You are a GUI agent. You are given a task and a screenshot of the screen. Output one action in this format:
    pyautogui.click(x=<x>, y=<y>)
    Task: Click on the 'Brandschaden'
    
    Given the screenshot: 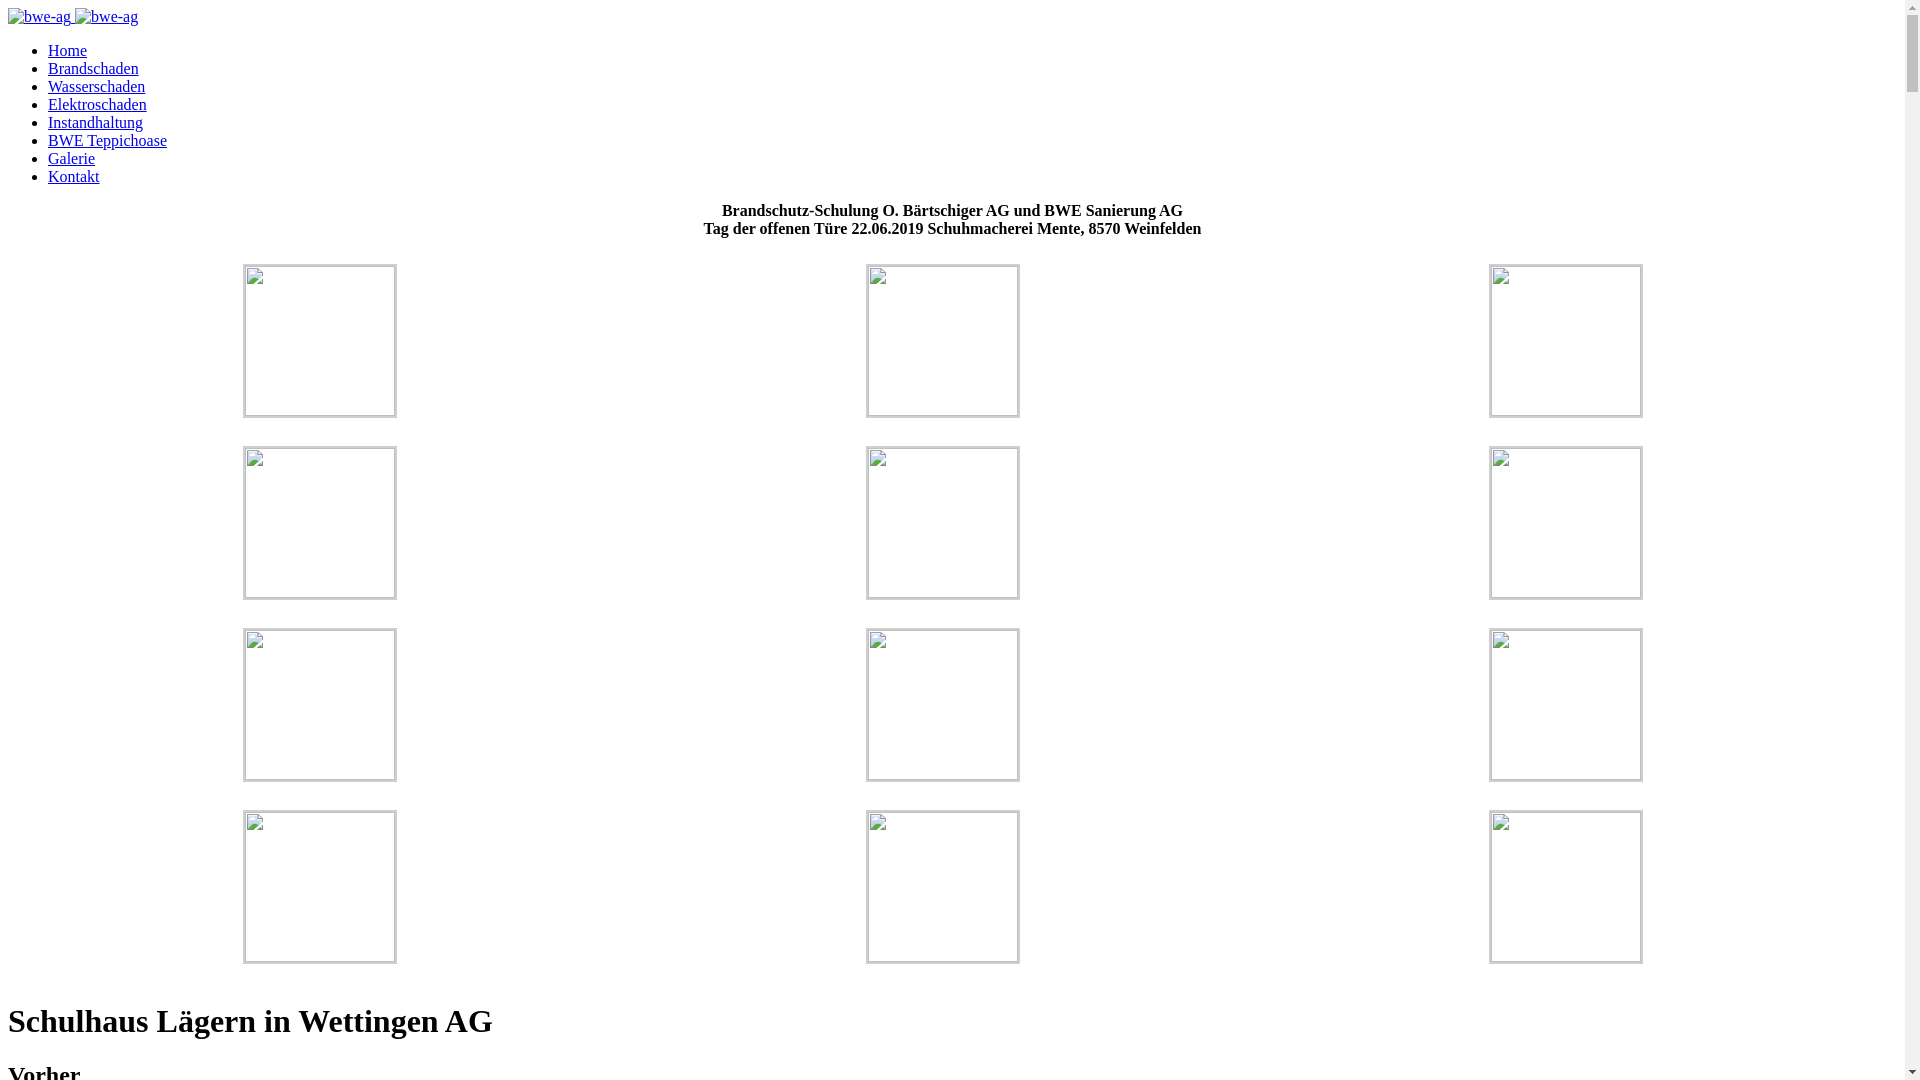 What is the action you would take?
    pyautogui.click(x=92, y=67)
    